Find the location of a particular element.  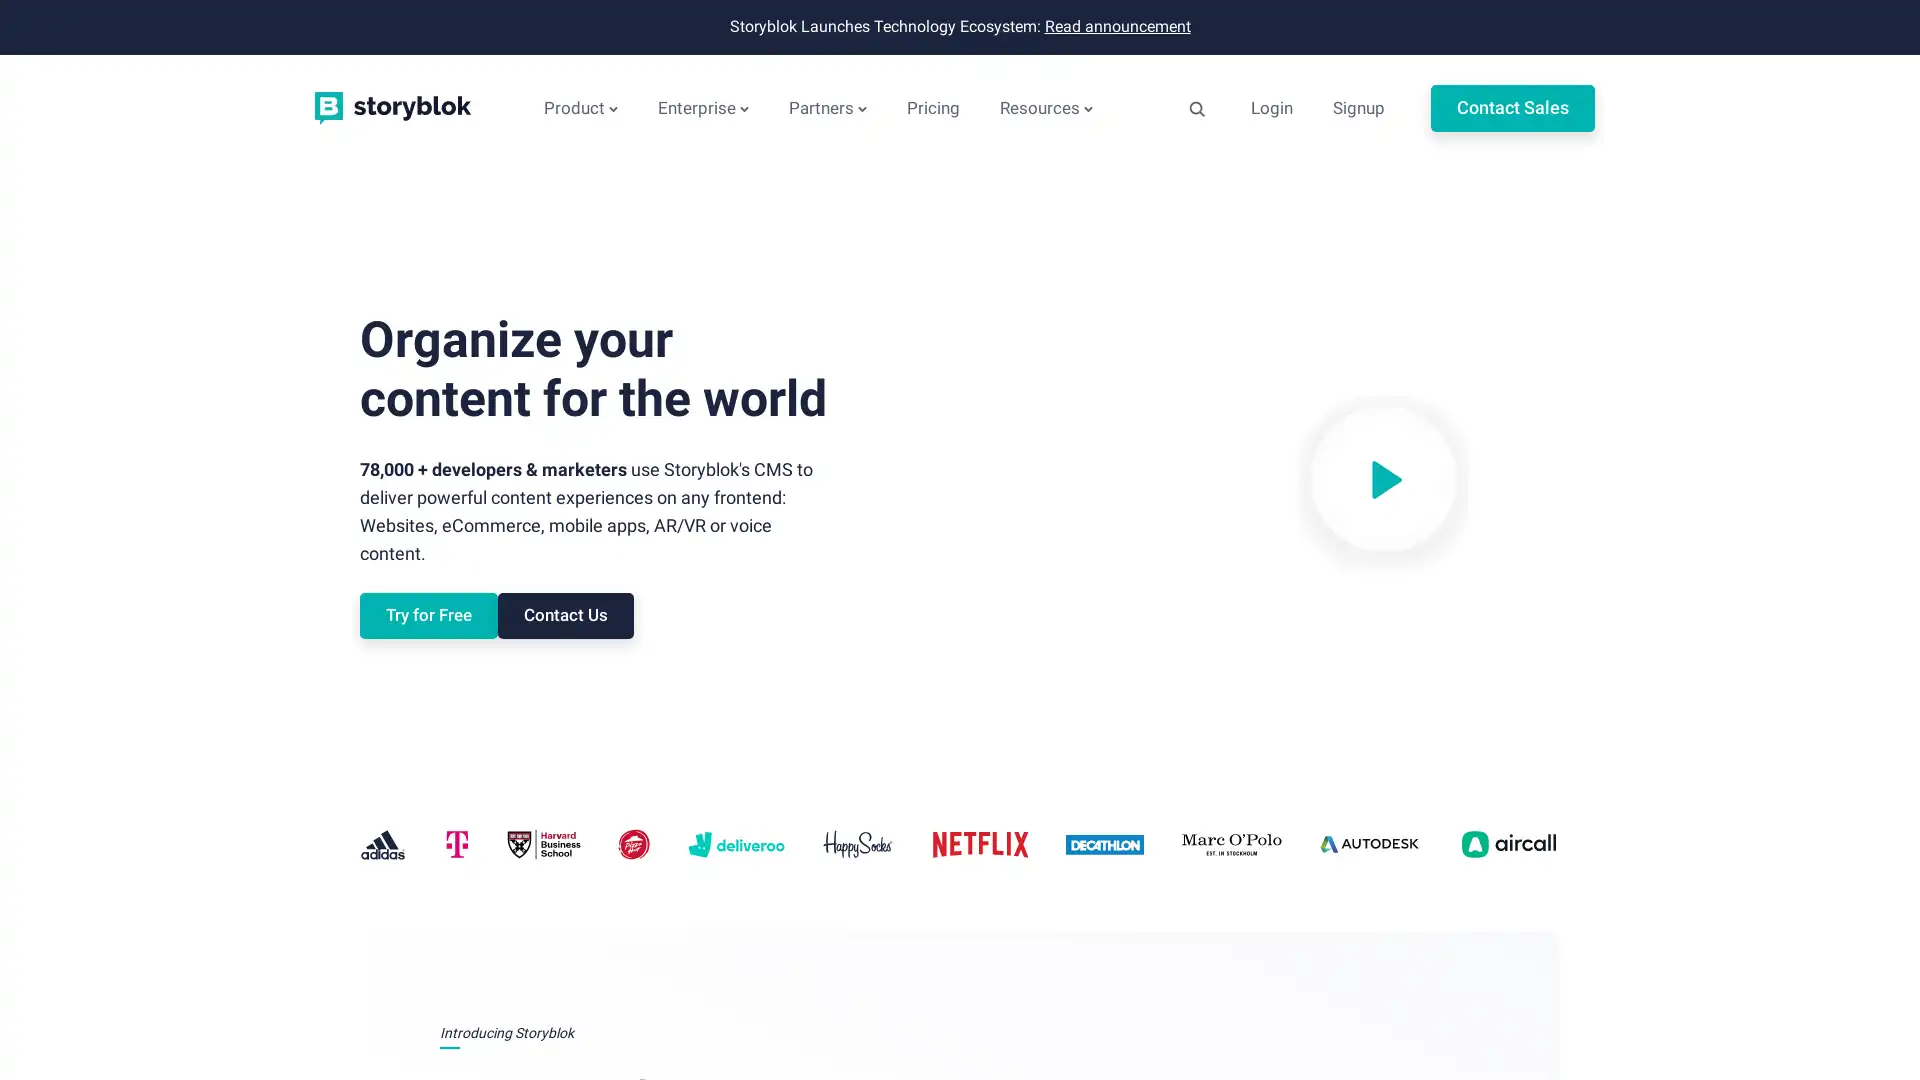

Partners is located at coordinates (828, 108).